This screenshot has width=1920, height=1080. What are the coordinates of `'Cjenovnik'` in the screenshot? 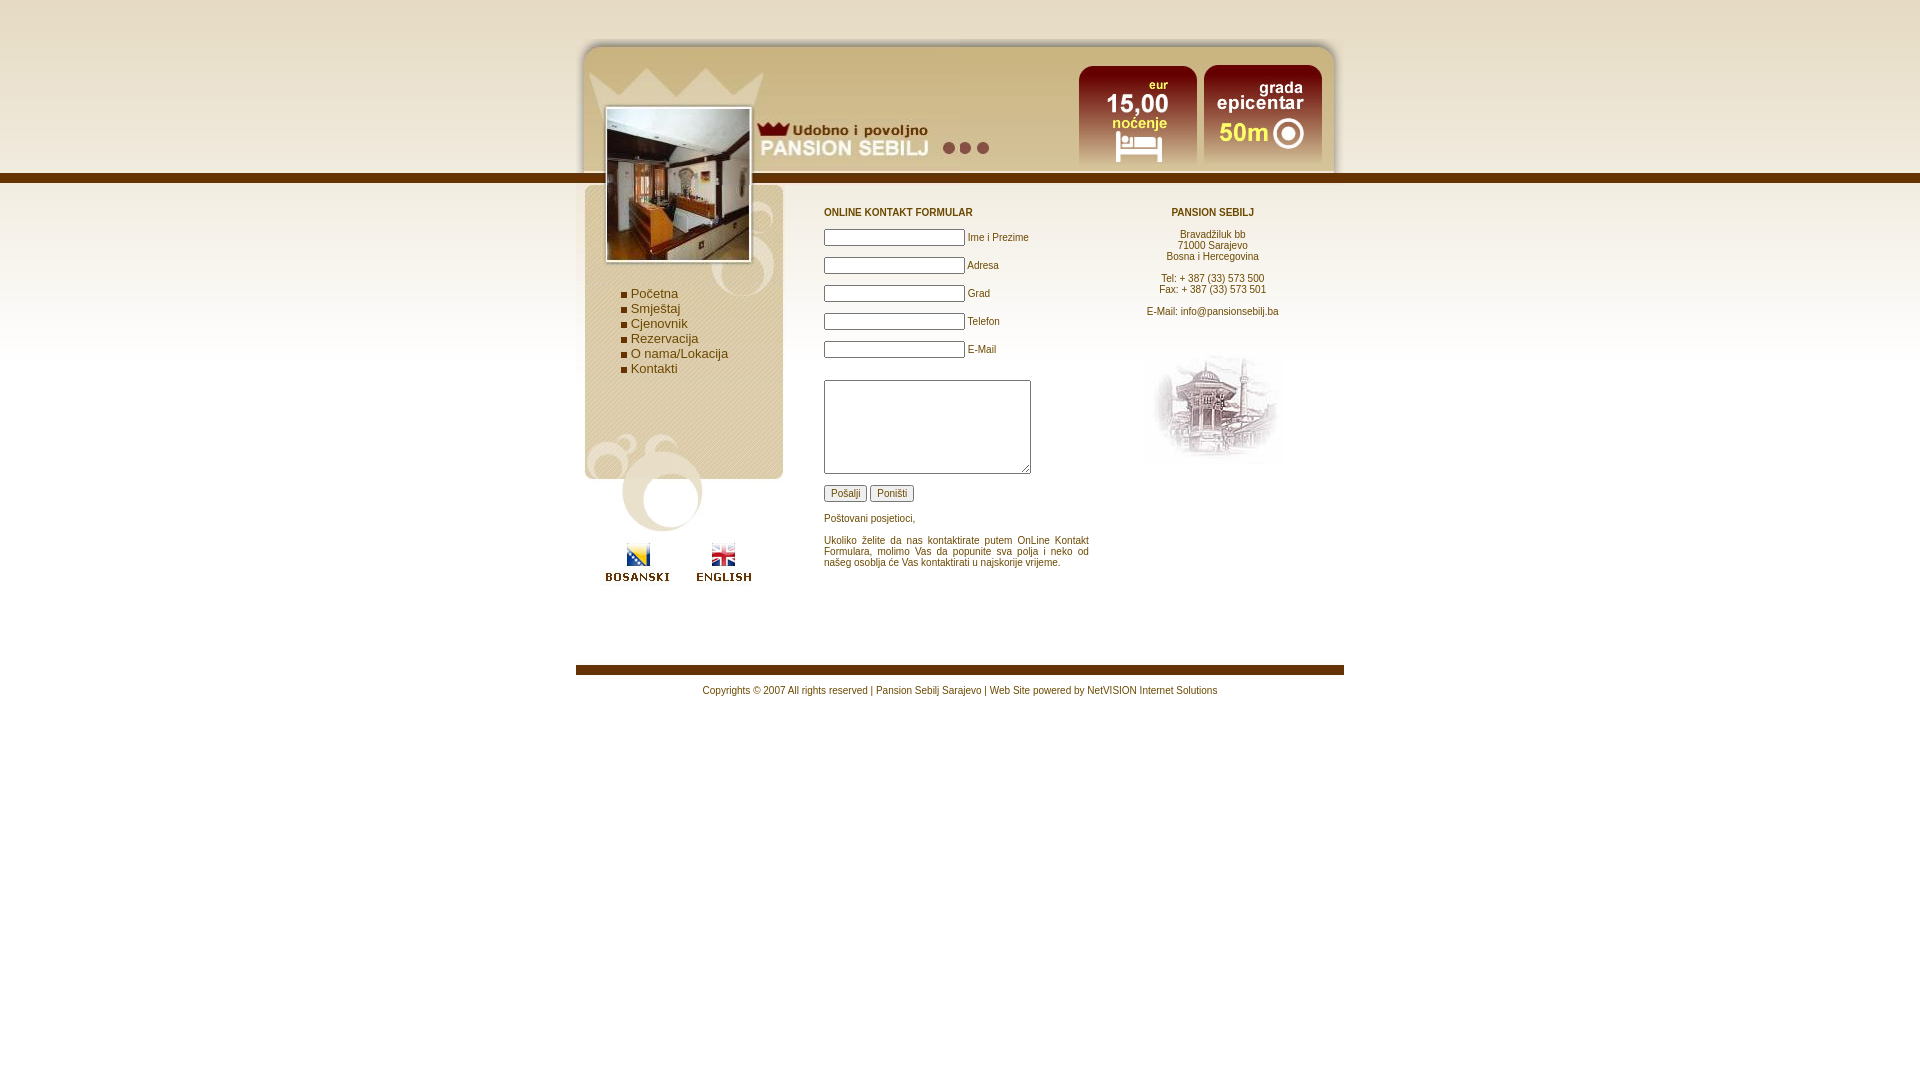 It's located at (659, 322).